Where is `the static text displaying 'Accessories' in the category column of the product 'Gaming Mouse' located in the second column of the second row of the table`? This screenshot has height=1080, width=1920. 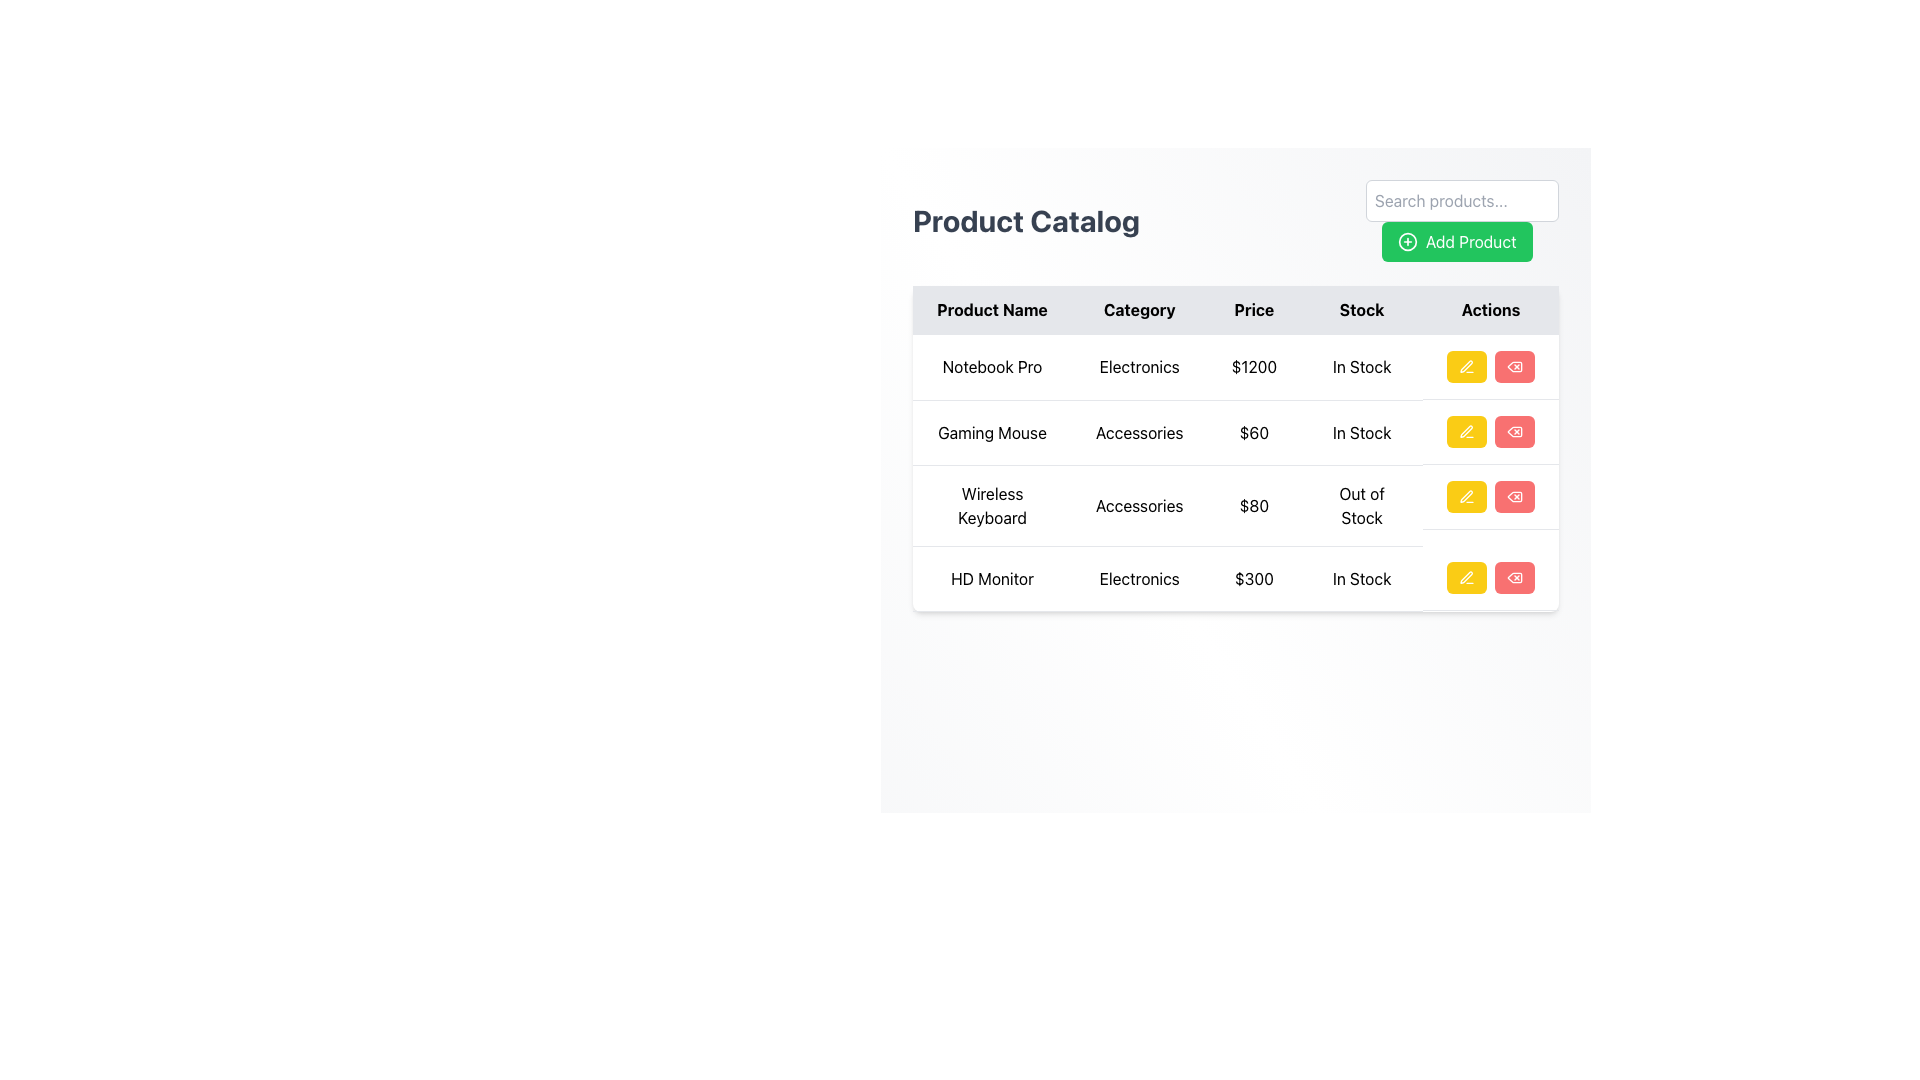
the static text displaying 'Accessories' in the category column of the product 'Gaming Mouse' located in the second column of the second row of the table is located at coordinates (1139, 431).